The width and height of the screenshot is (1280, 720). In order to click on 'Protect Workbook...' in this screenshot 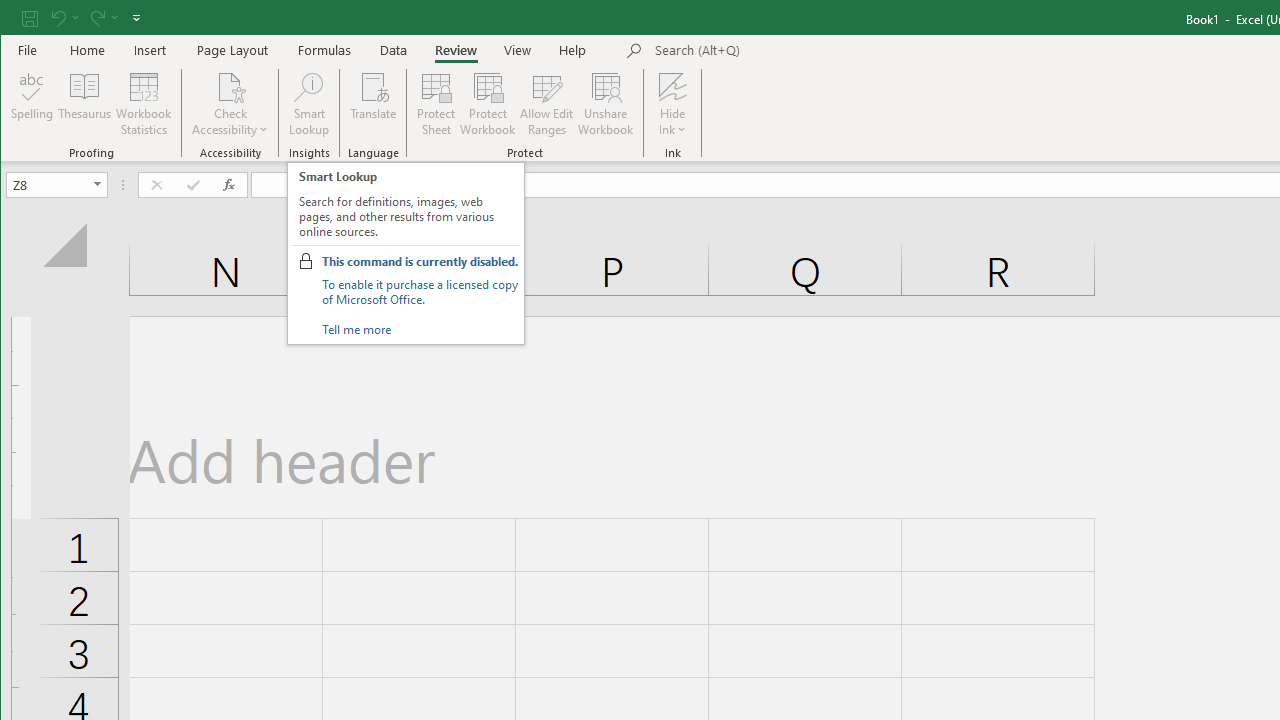, I will do `click(488, 104)`.